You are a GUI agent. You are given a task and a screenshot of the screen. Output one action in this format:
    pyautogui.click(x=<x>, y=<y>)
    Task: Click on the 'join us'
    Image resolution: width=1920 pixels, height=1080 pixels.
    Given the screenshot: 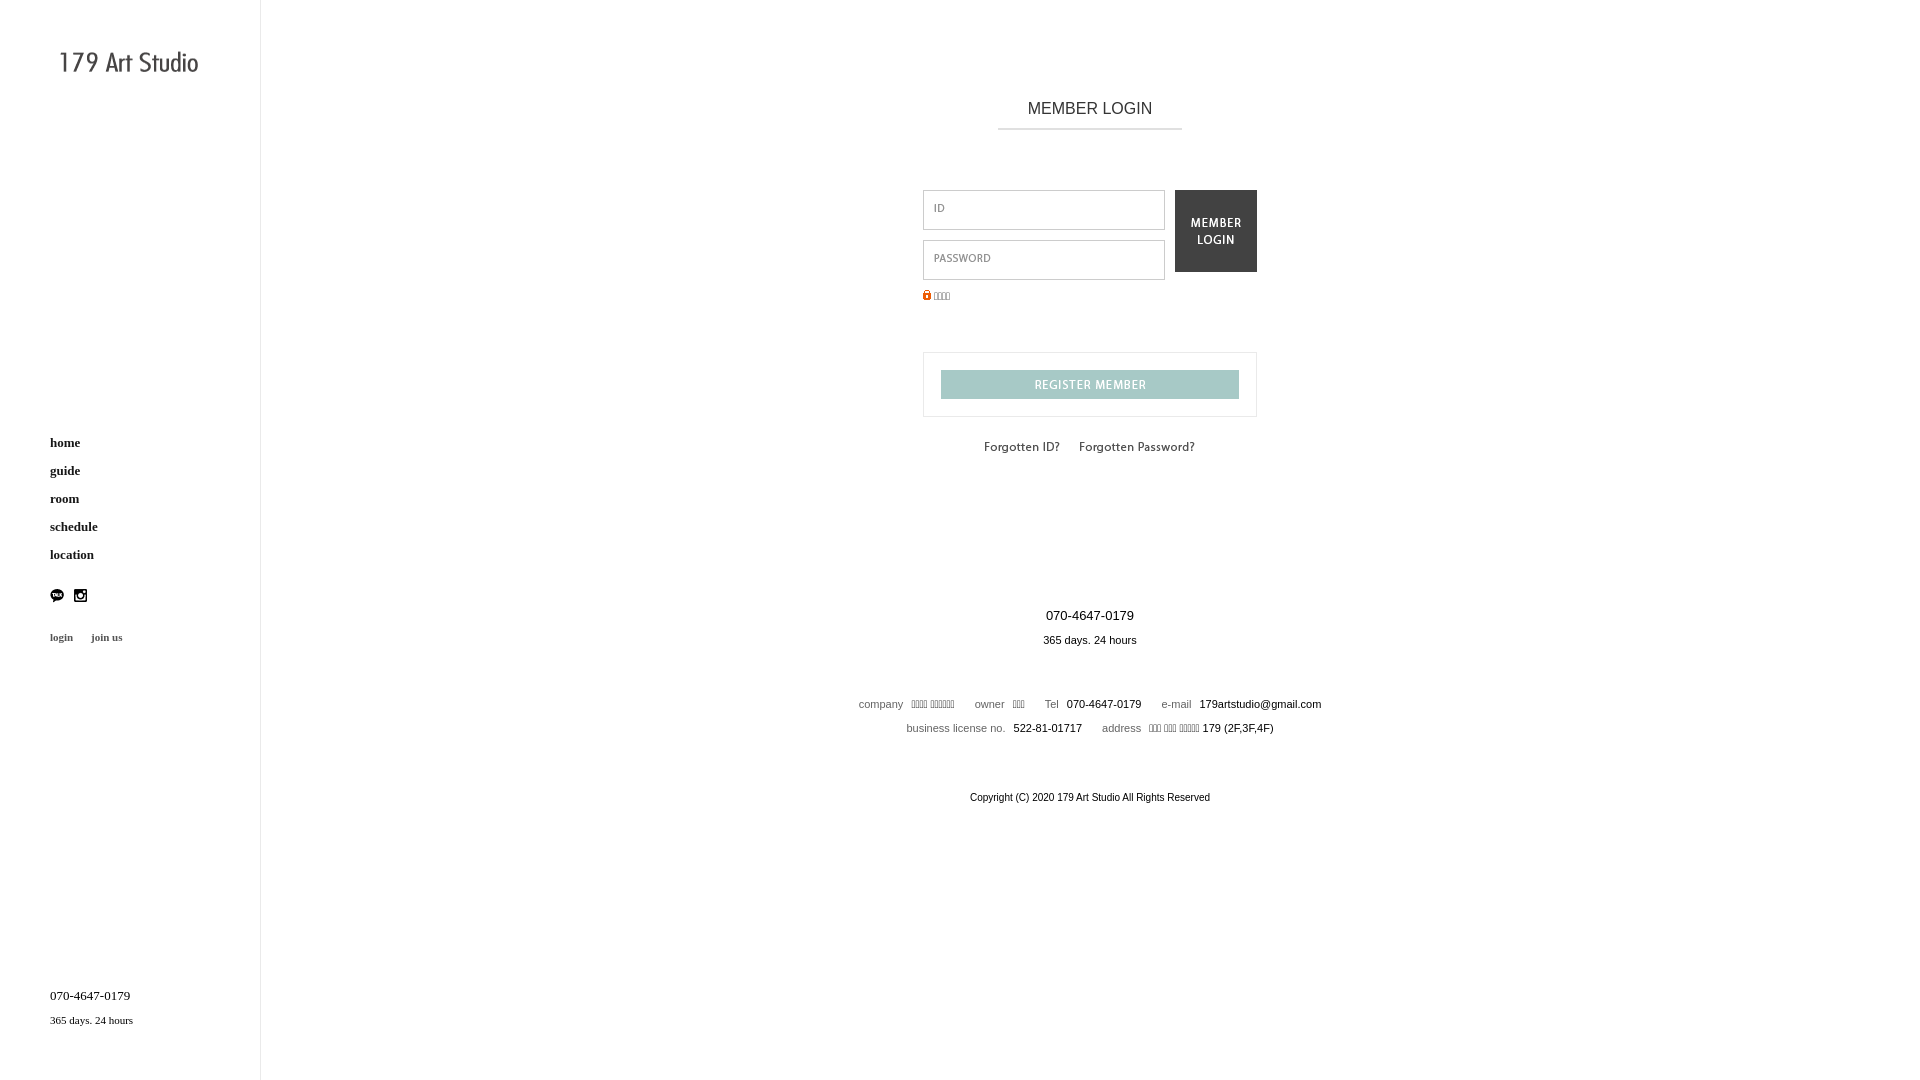 What is the action you would take?
    pyautogui.click(x=105, y=636)
    